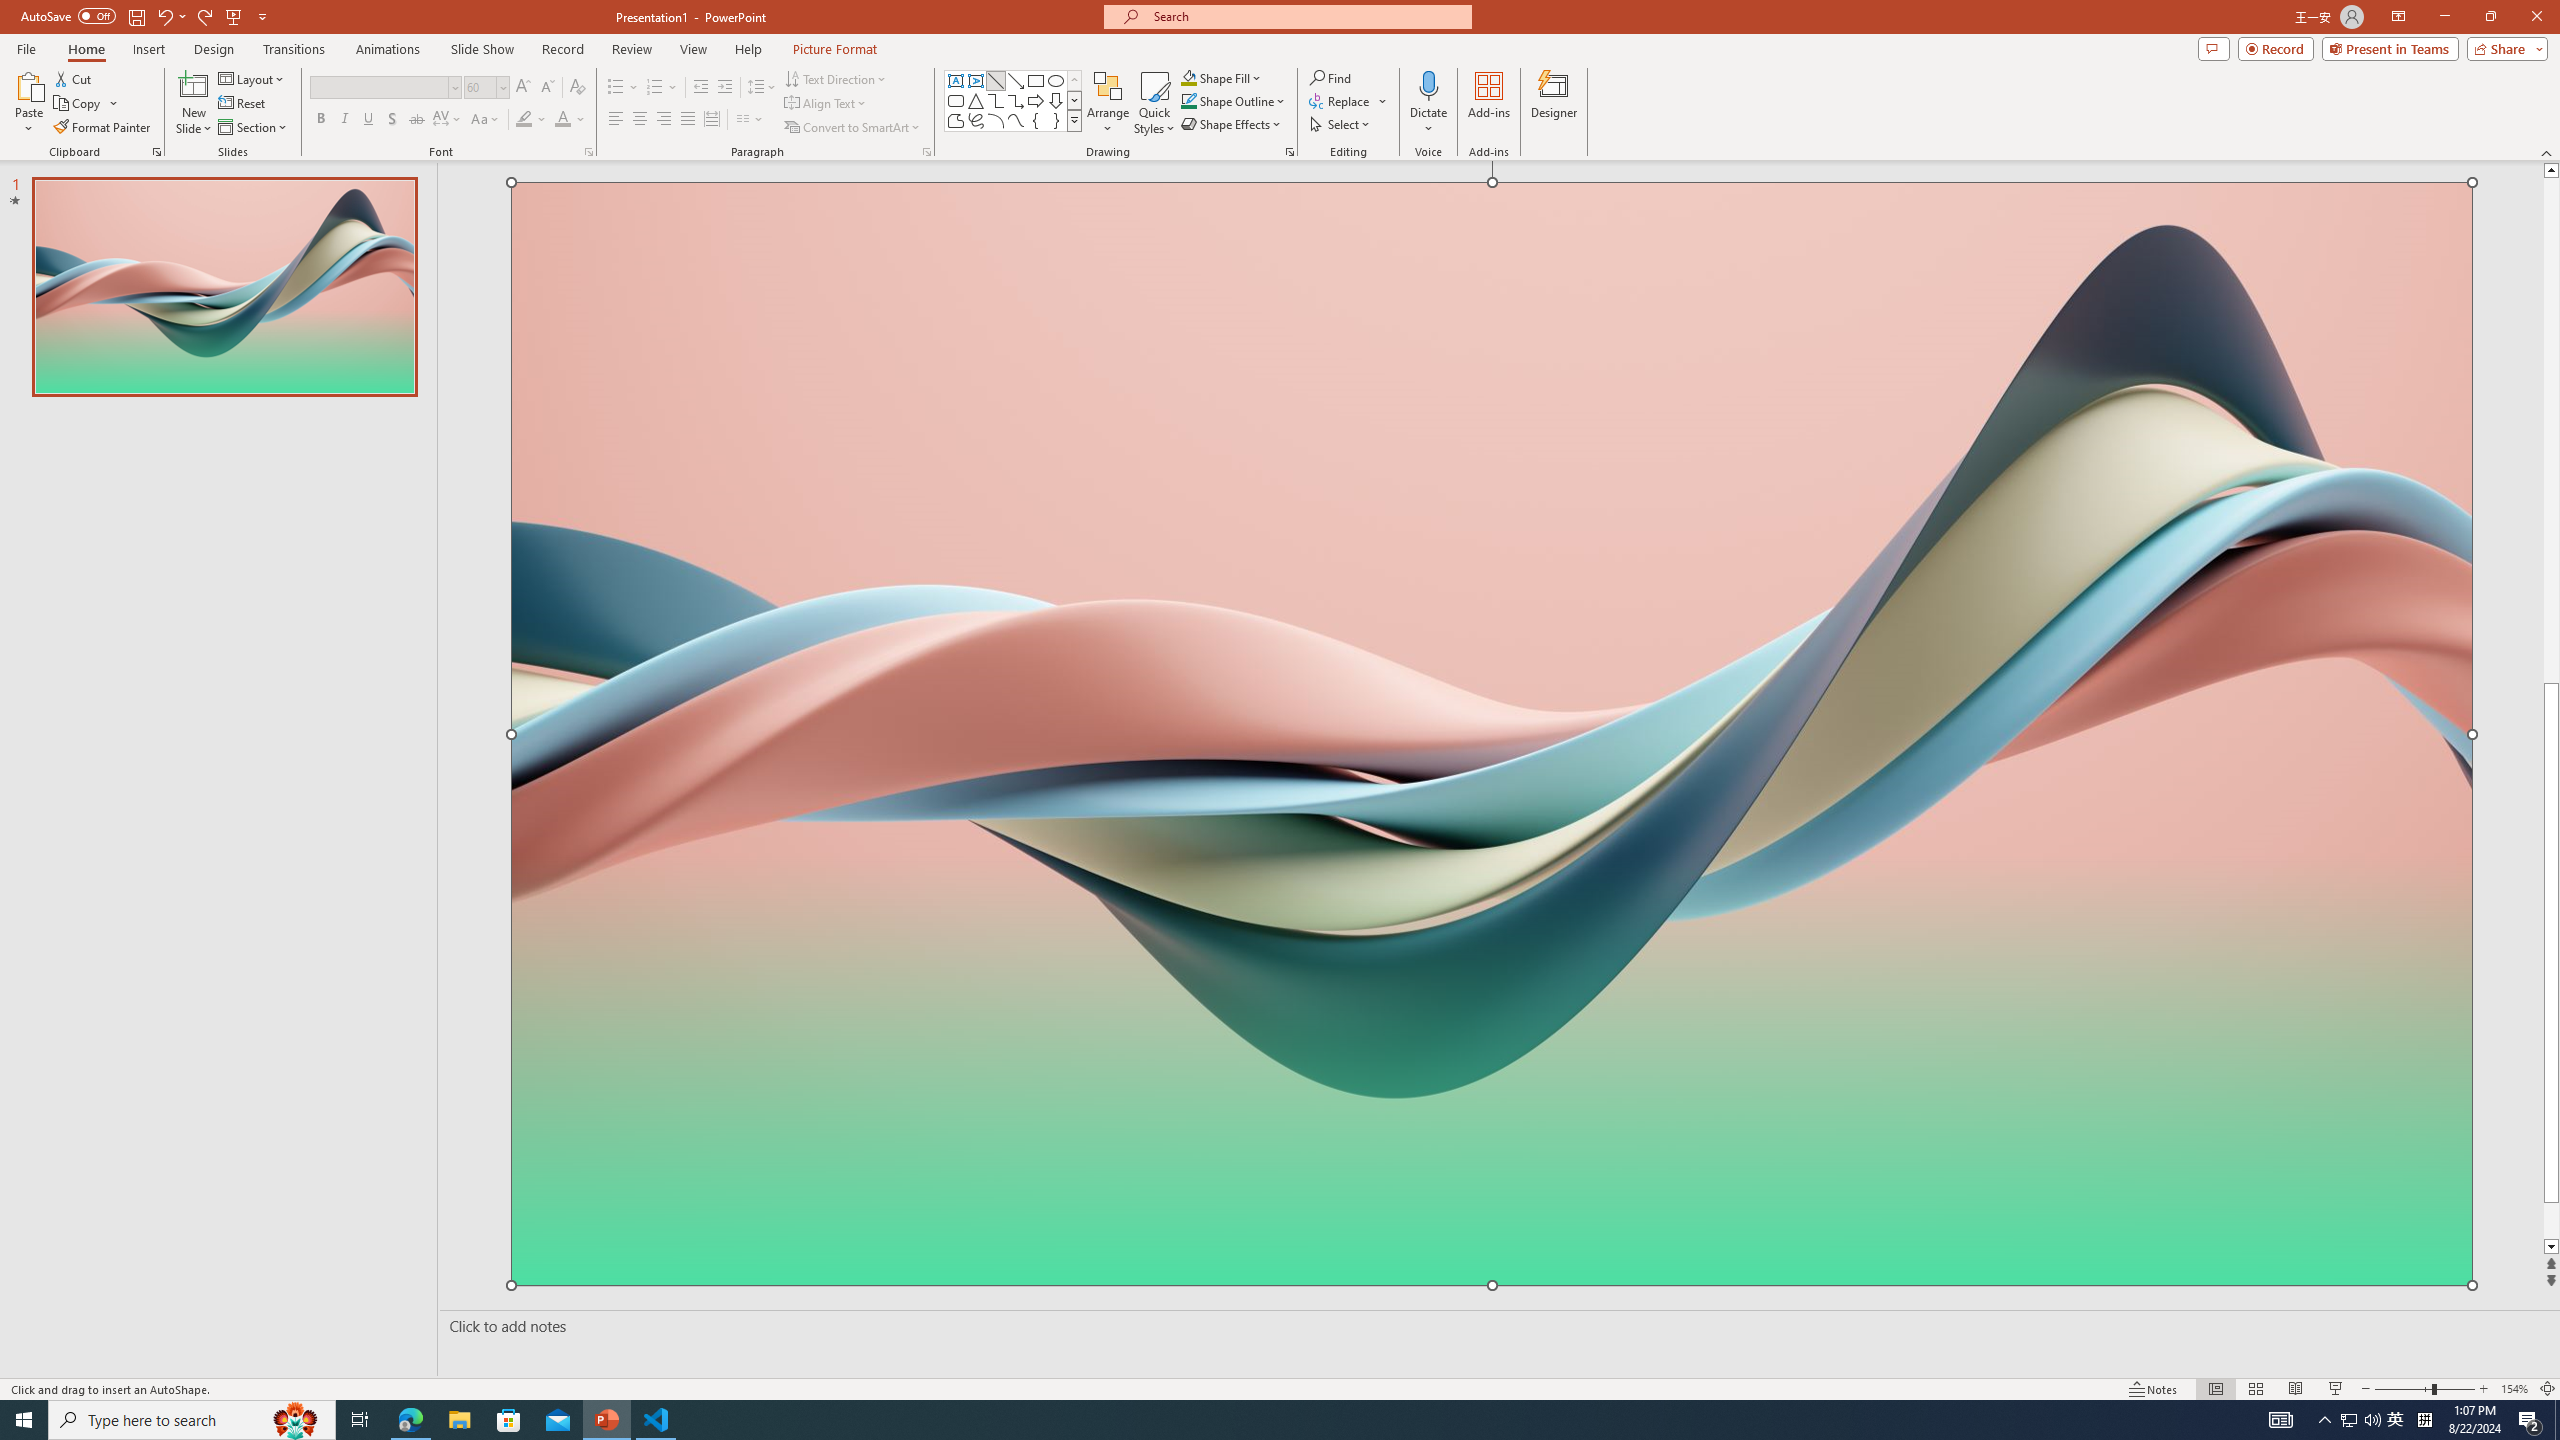 The width and height of the screenshot is (2560, 1440). Describe the element at coordinates (1491, 732) in the screenshot. I see `'Wavy 3D art'` at that location.